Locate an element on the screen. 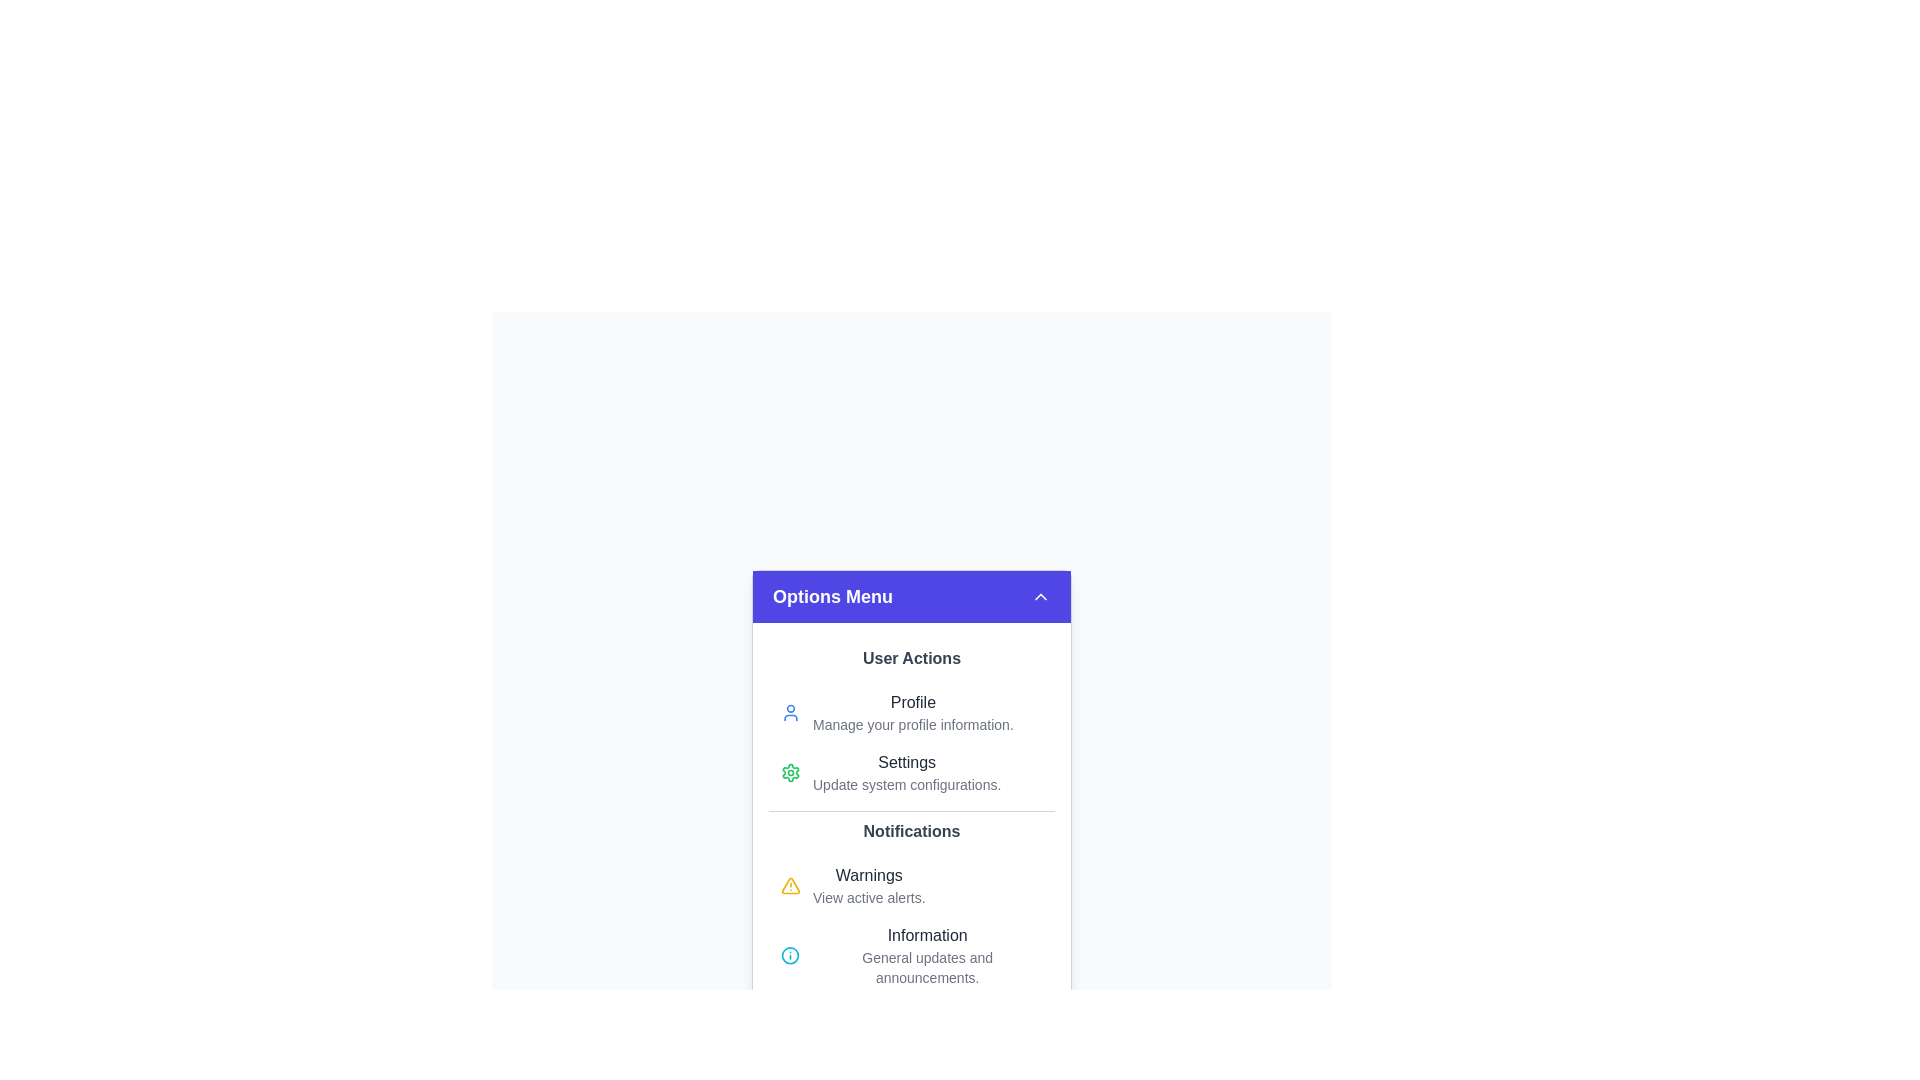 The width and height of the screenshot is (1920, 1080). the information icon, which is a cyan circular icon with a central dot and a line extending below it, located to the left of the text 'Information General updates and announcements' in the Notifications section is located at coordinates (789, 955).